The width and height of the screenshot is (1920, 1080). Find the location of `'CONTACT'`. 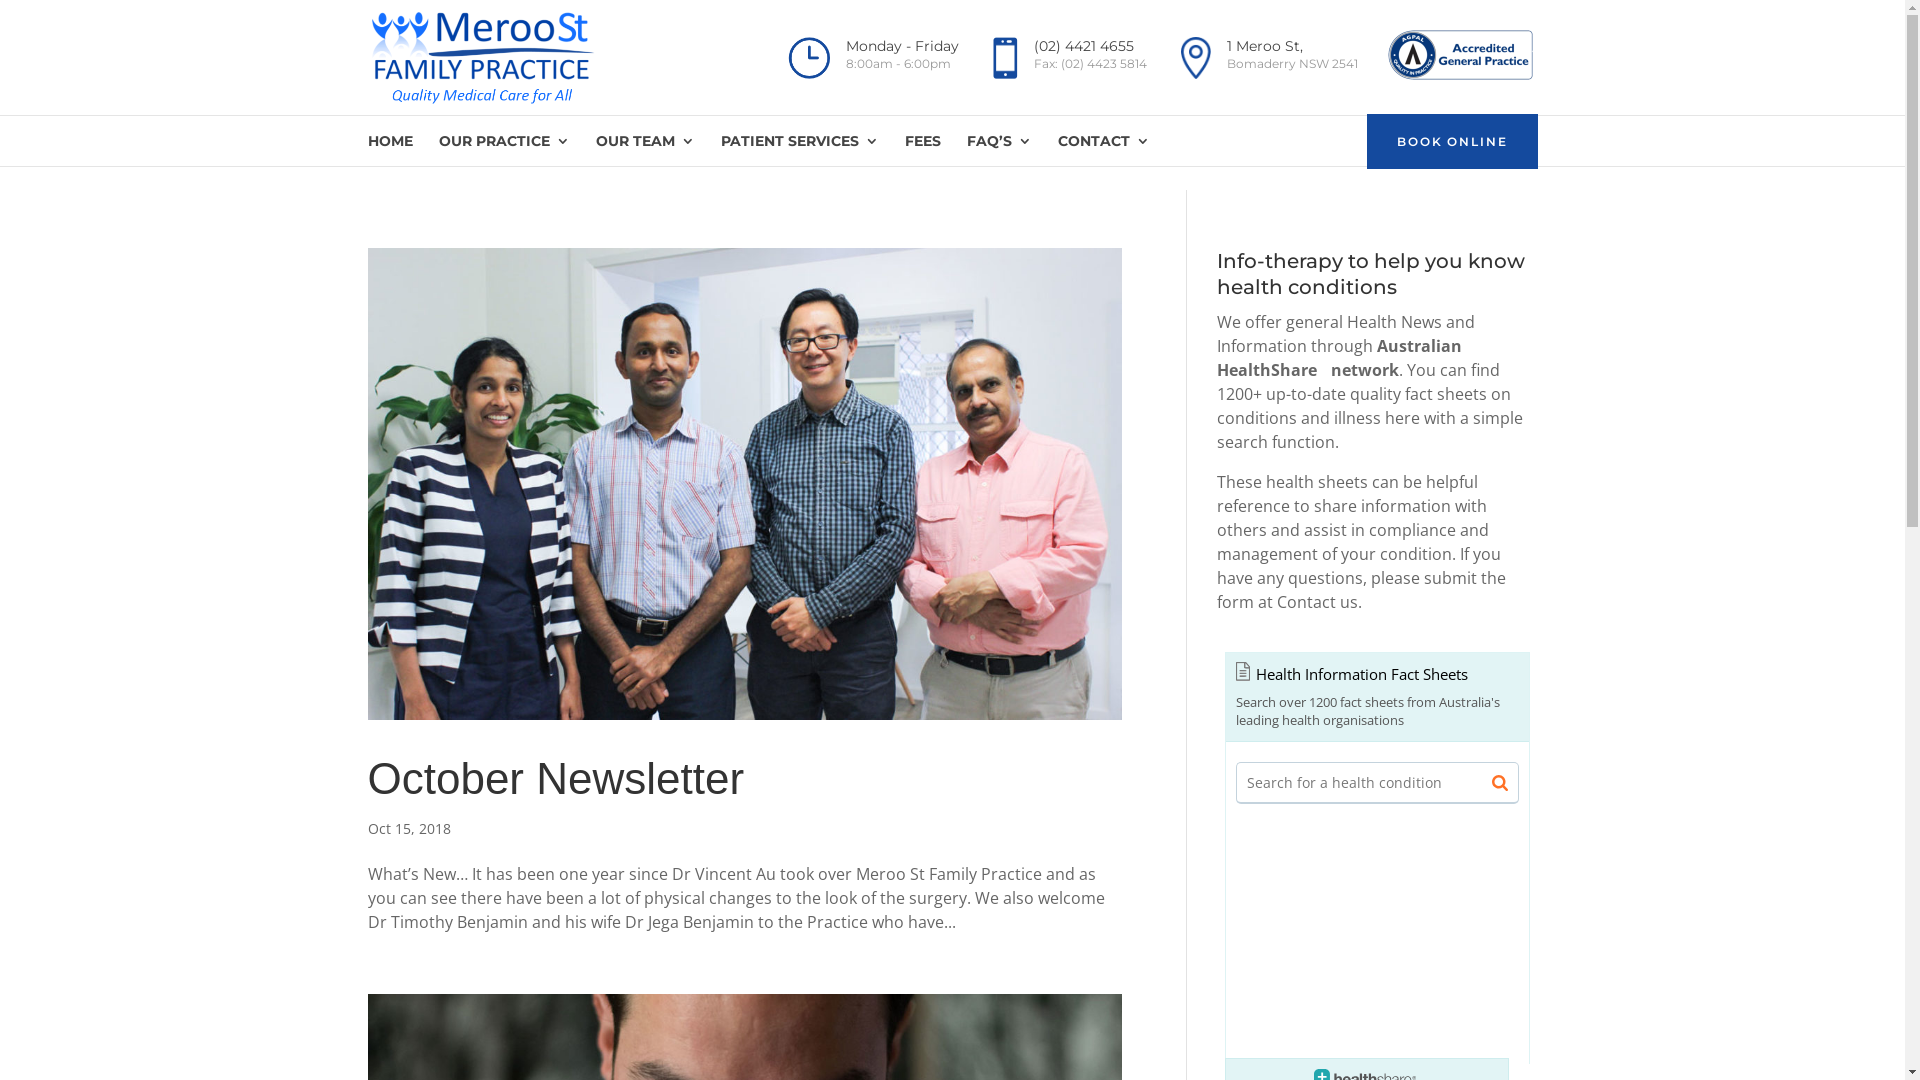

'CONTACT' is located at coordinates (1103, 149).